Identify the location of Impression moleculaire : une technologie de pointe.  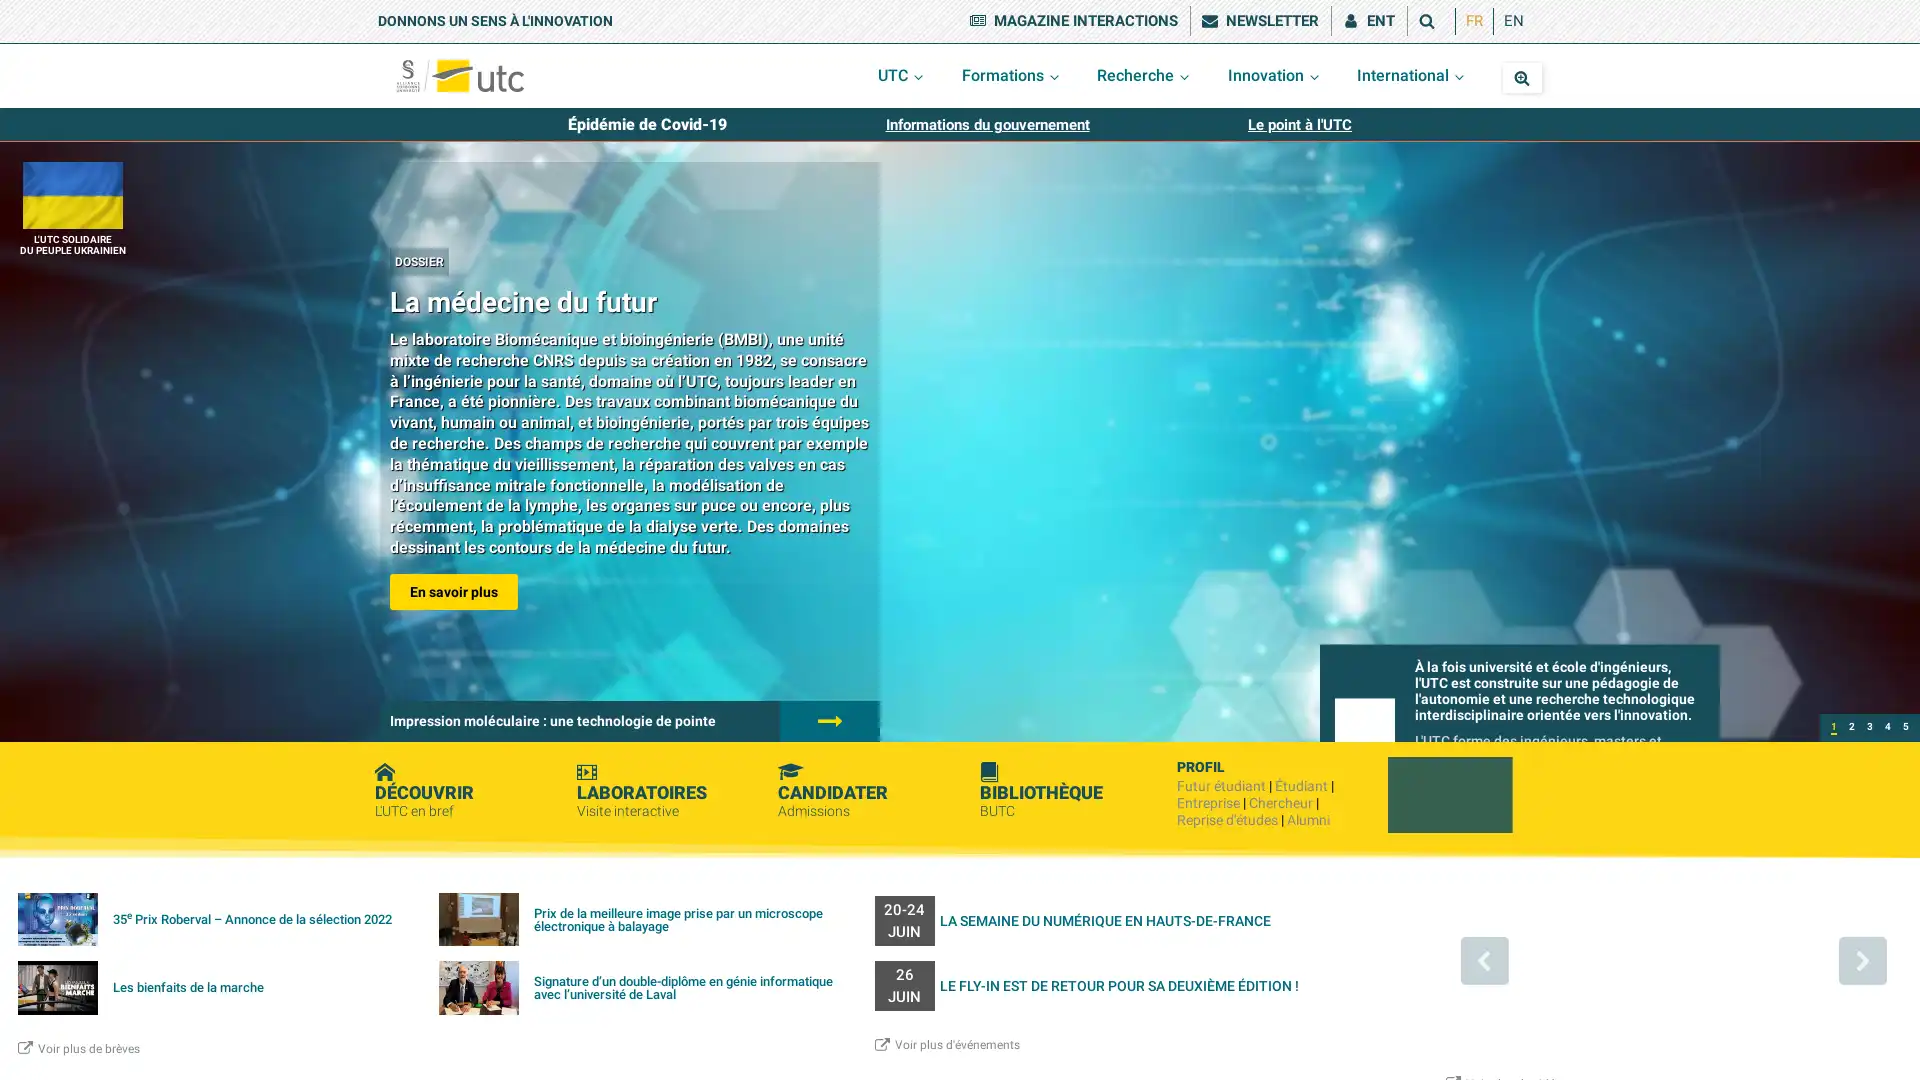
(1851, 728).